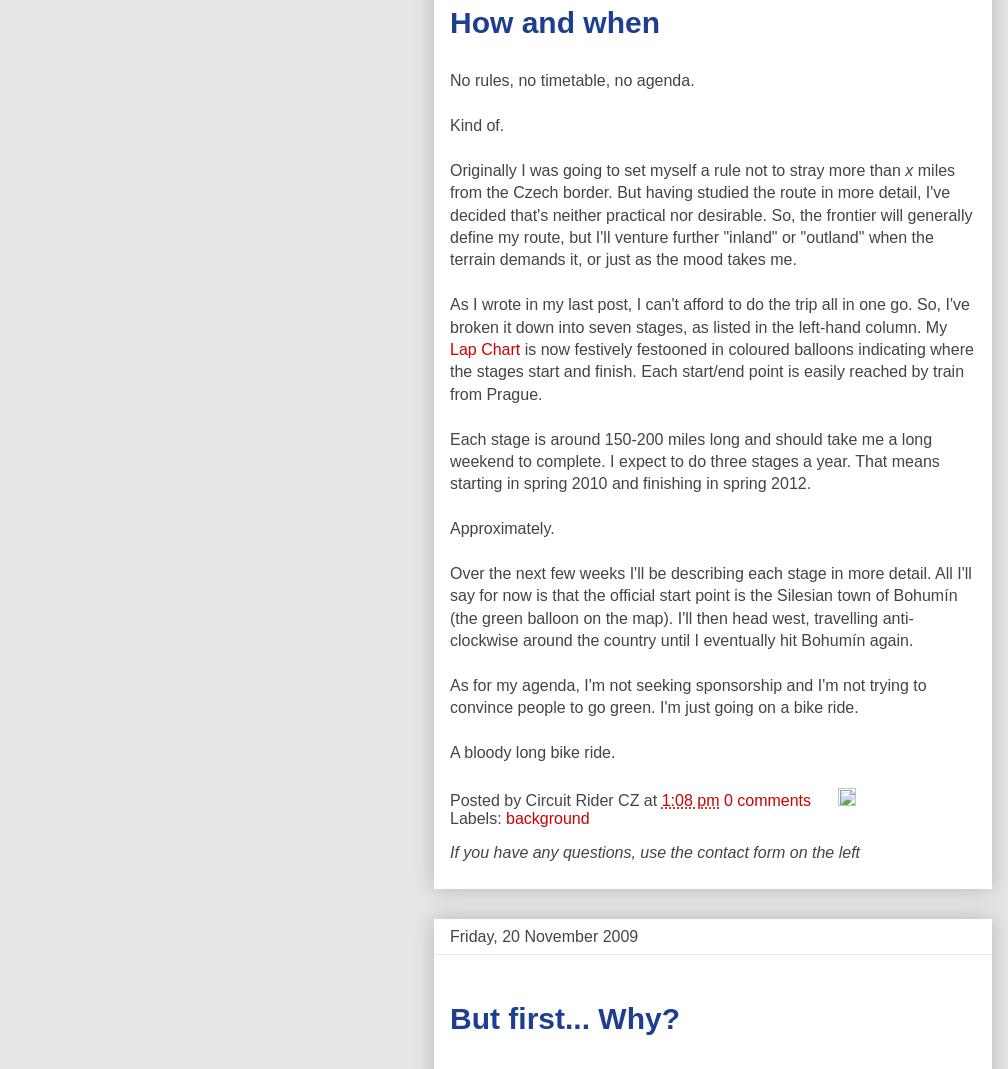 The image size is (1008, 1069). Describe the element at coordinates (544, 935) in the screenshot. I see `'Friday, 20 November 2009'` at that location.